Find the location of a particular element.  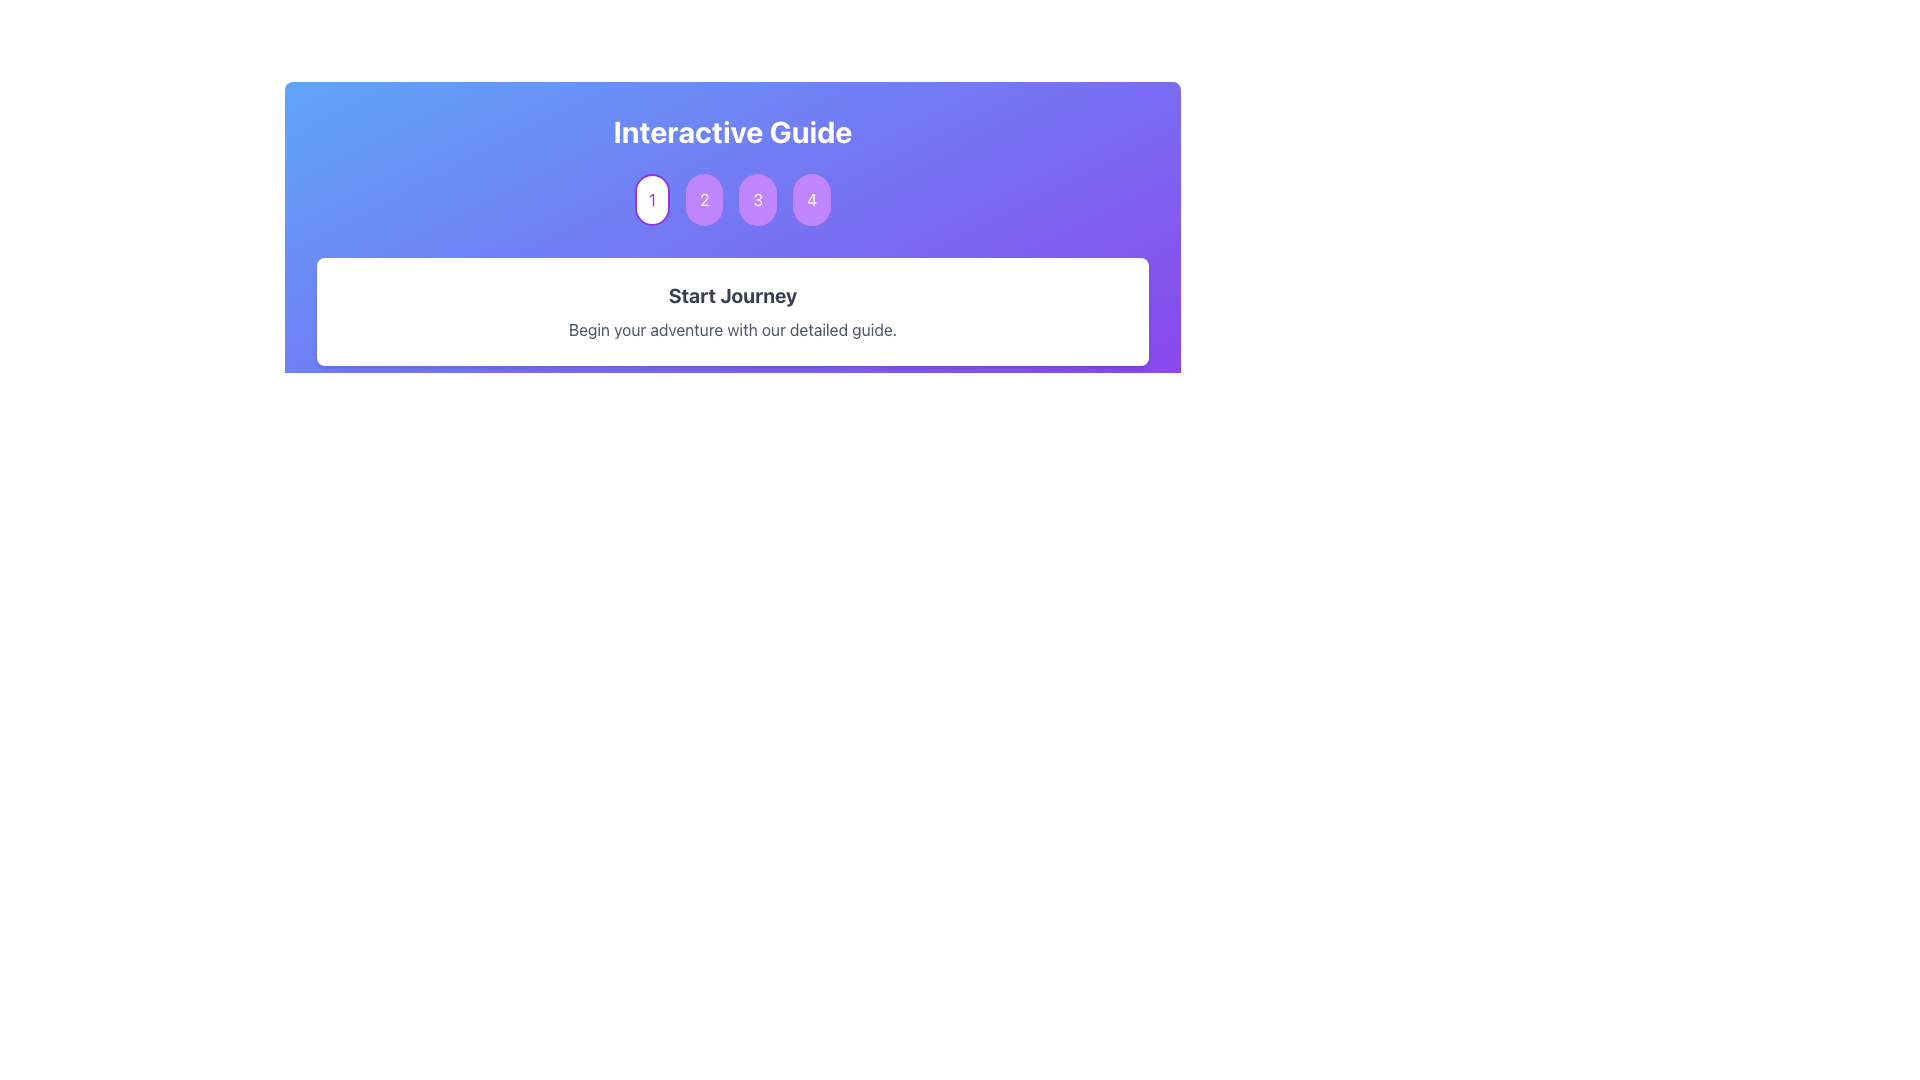

text heading that is styled with bold white 3xl fonts, centered and reading 'Interactive Guide', displayed within a blue-to-purple gradient background is located at coordinates (732, 131).